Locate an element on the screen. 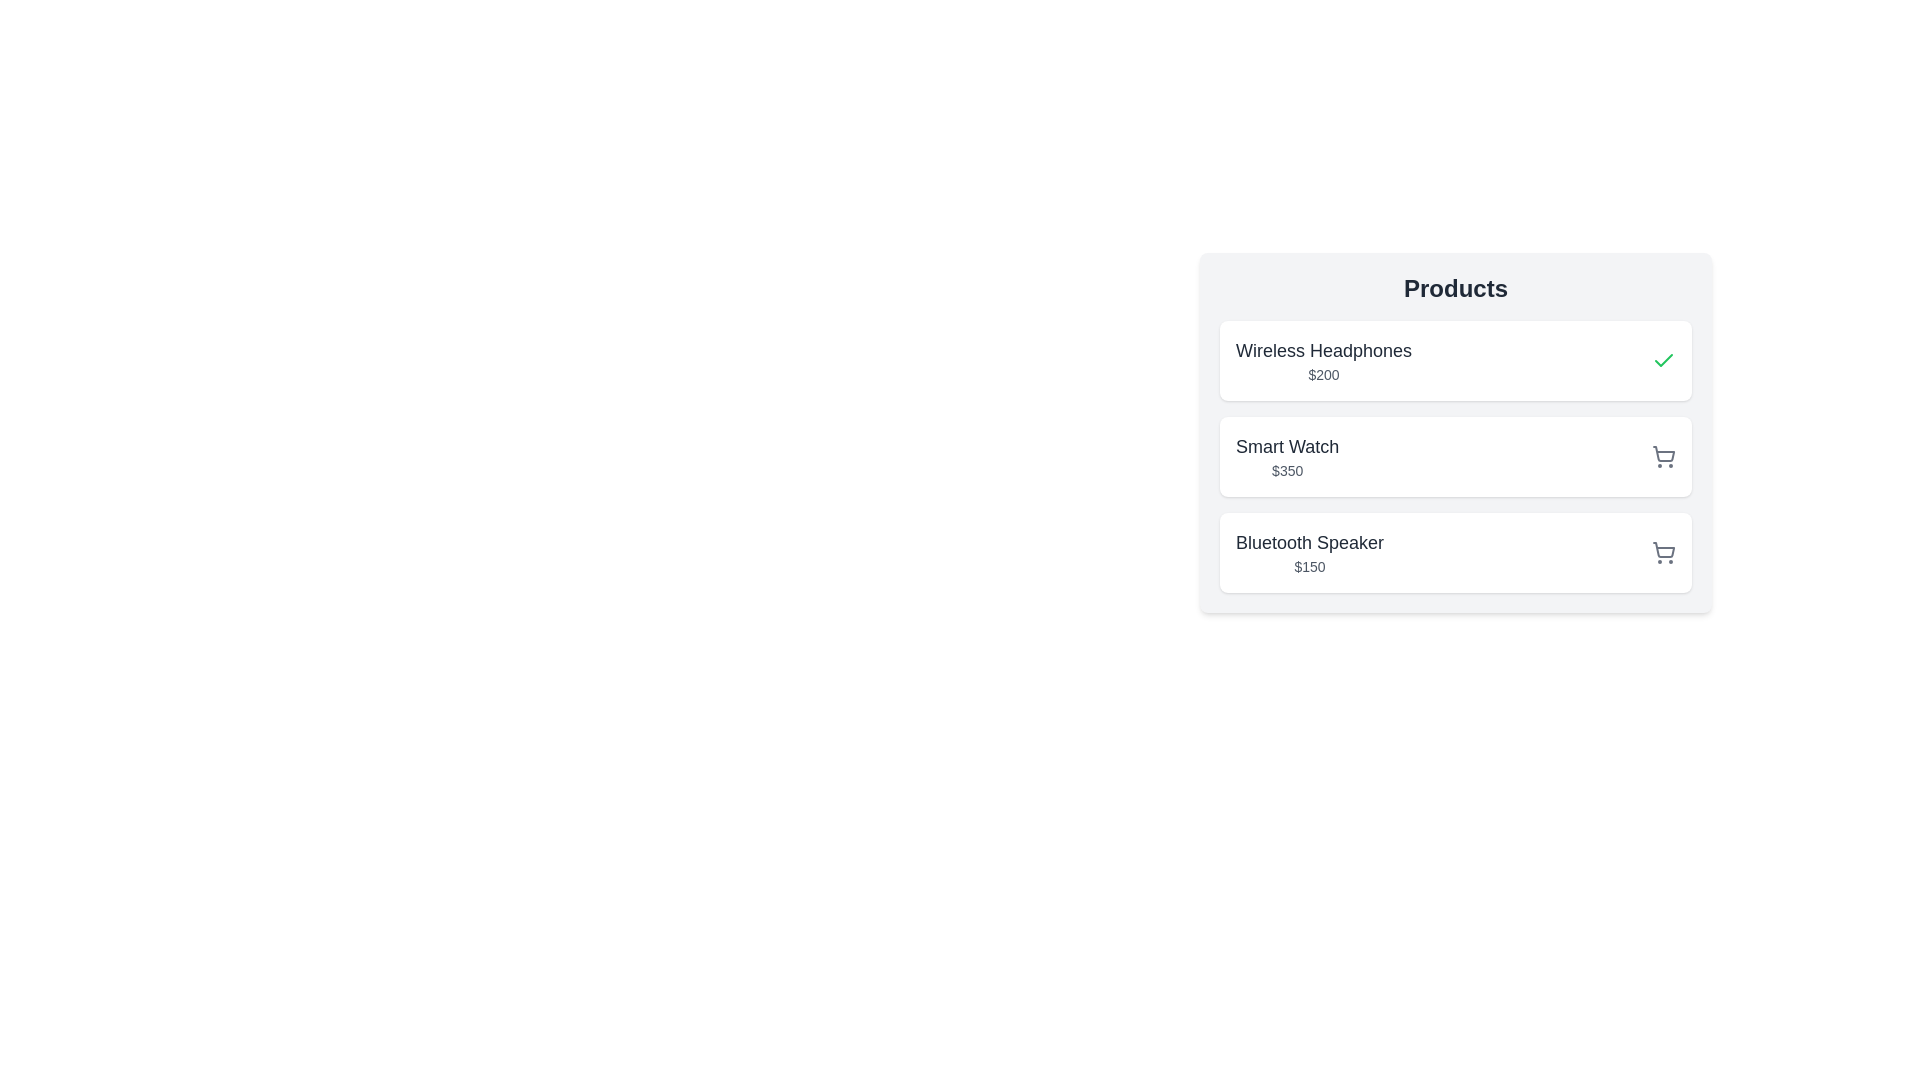  the text label displaying '$150', which is styled in a small gray font and located below the 'Bluetooth Speaker' text within a card-like structure is located at coordinates (1310, 567).